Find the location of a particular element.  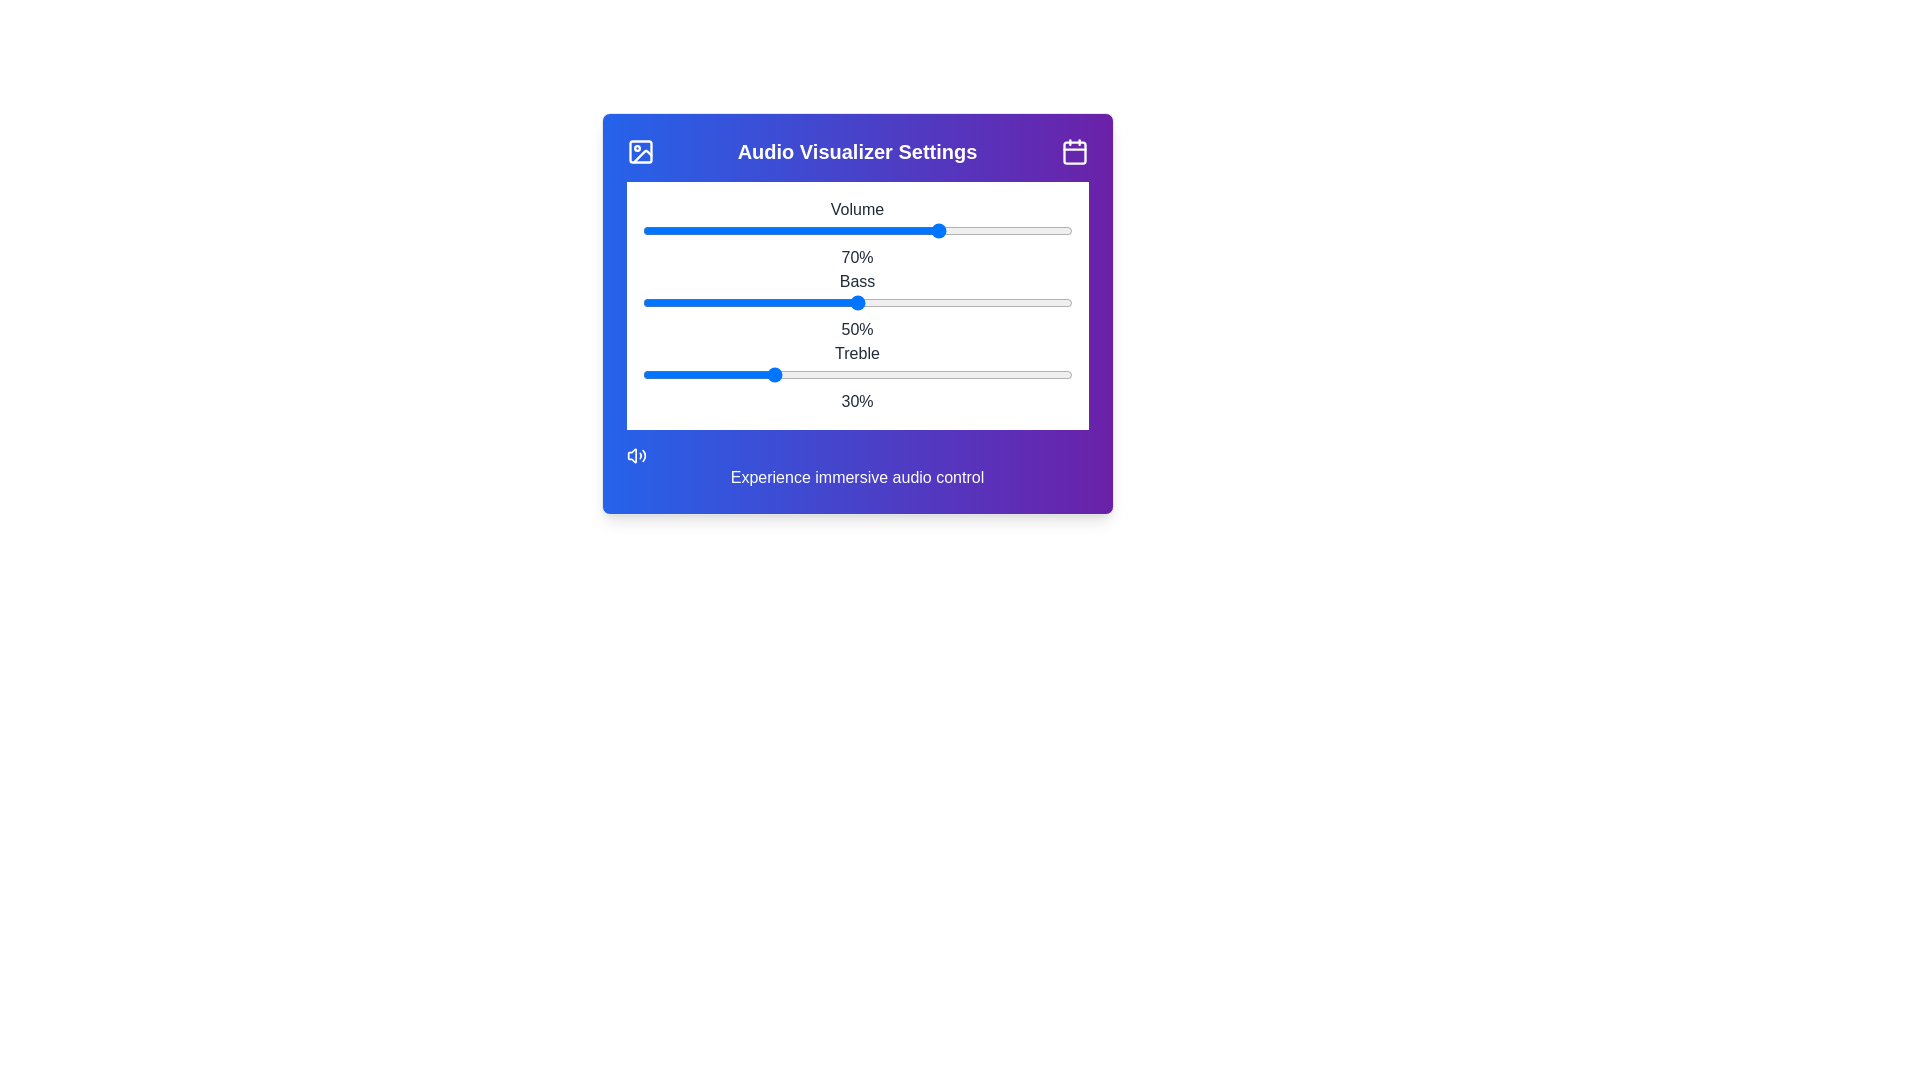

the volume slider to set the volume to 81% is located at coordinates (989, 230).